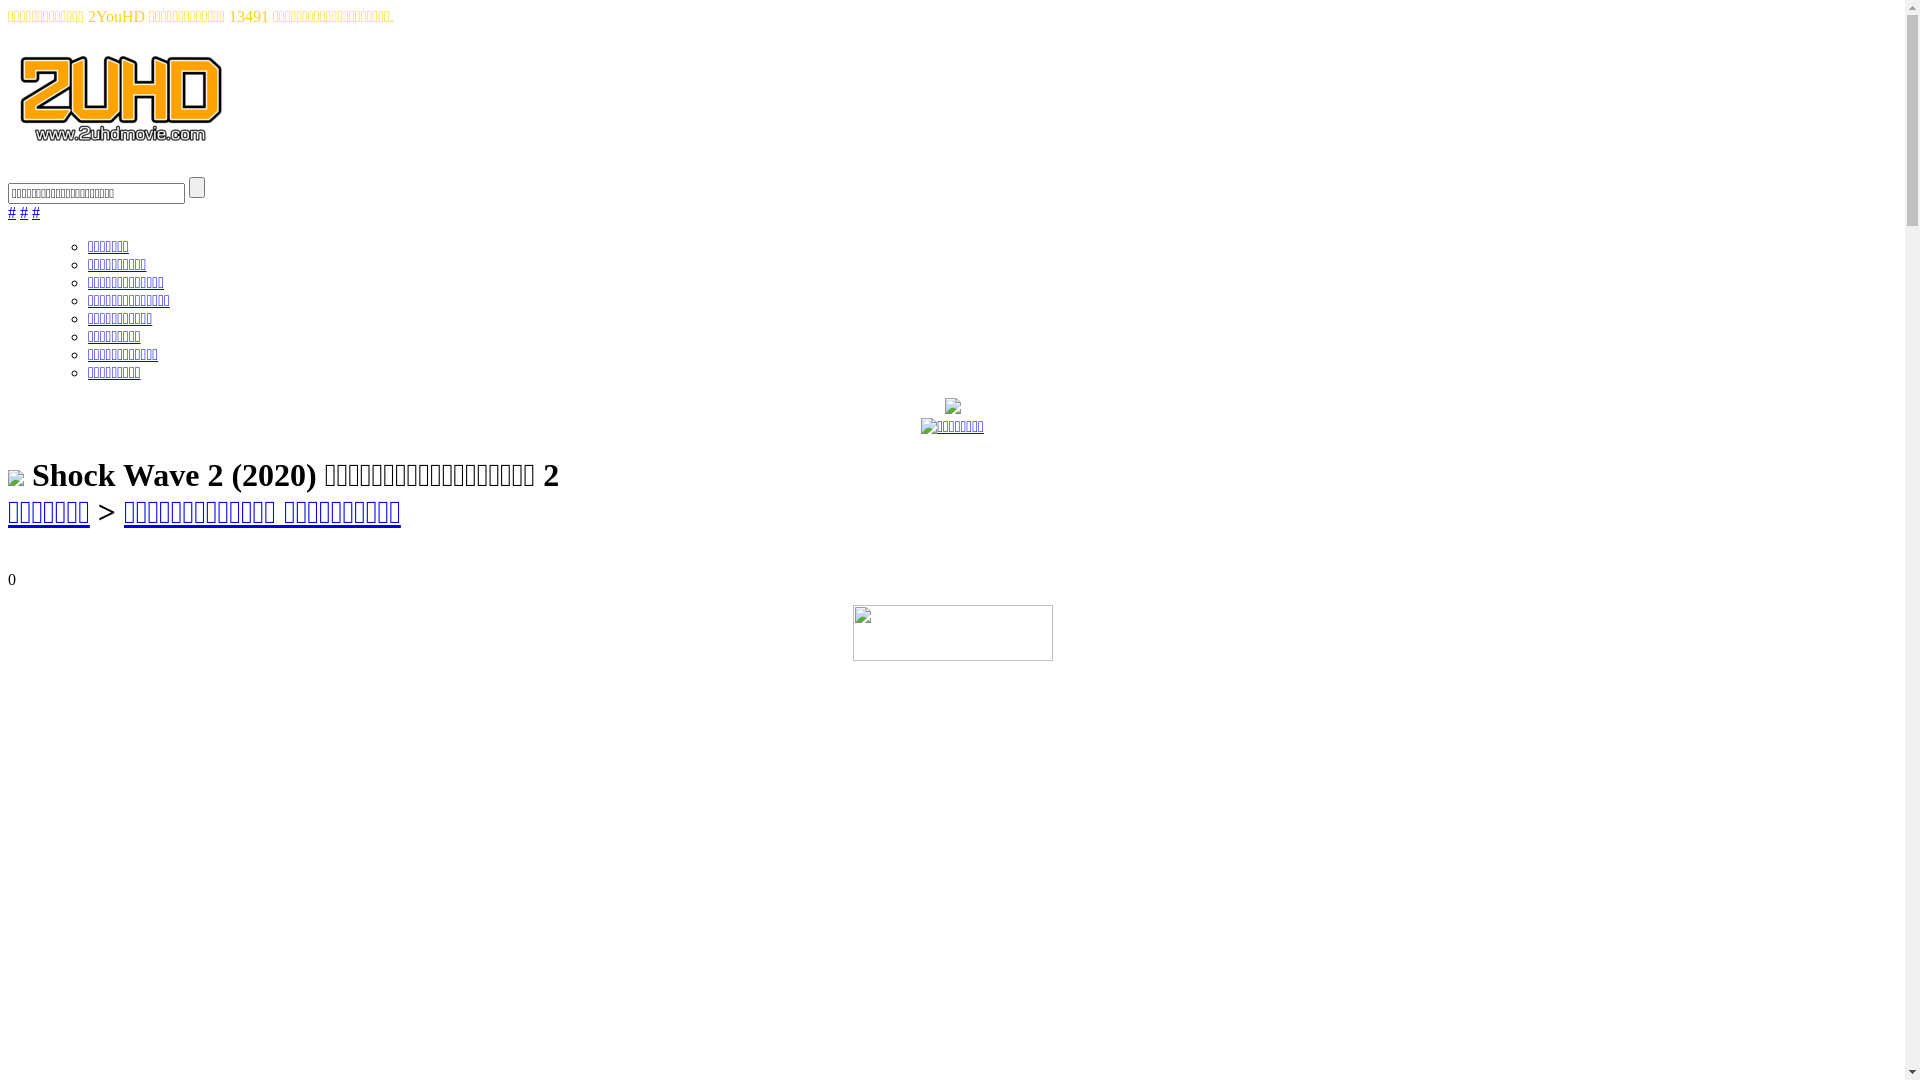  Describe the element at coordinates (32, 212) in the screenshot. I see `'#'` at that location.